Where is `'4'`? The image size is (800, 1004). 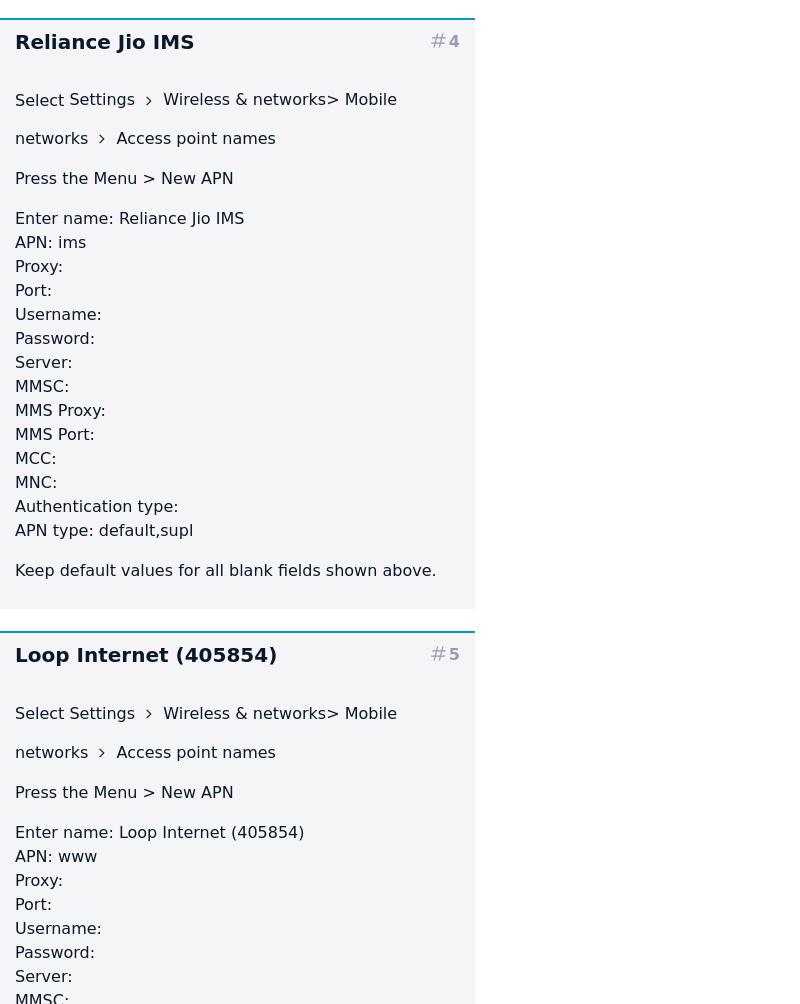
'4' is located at coordinates (453, 40).